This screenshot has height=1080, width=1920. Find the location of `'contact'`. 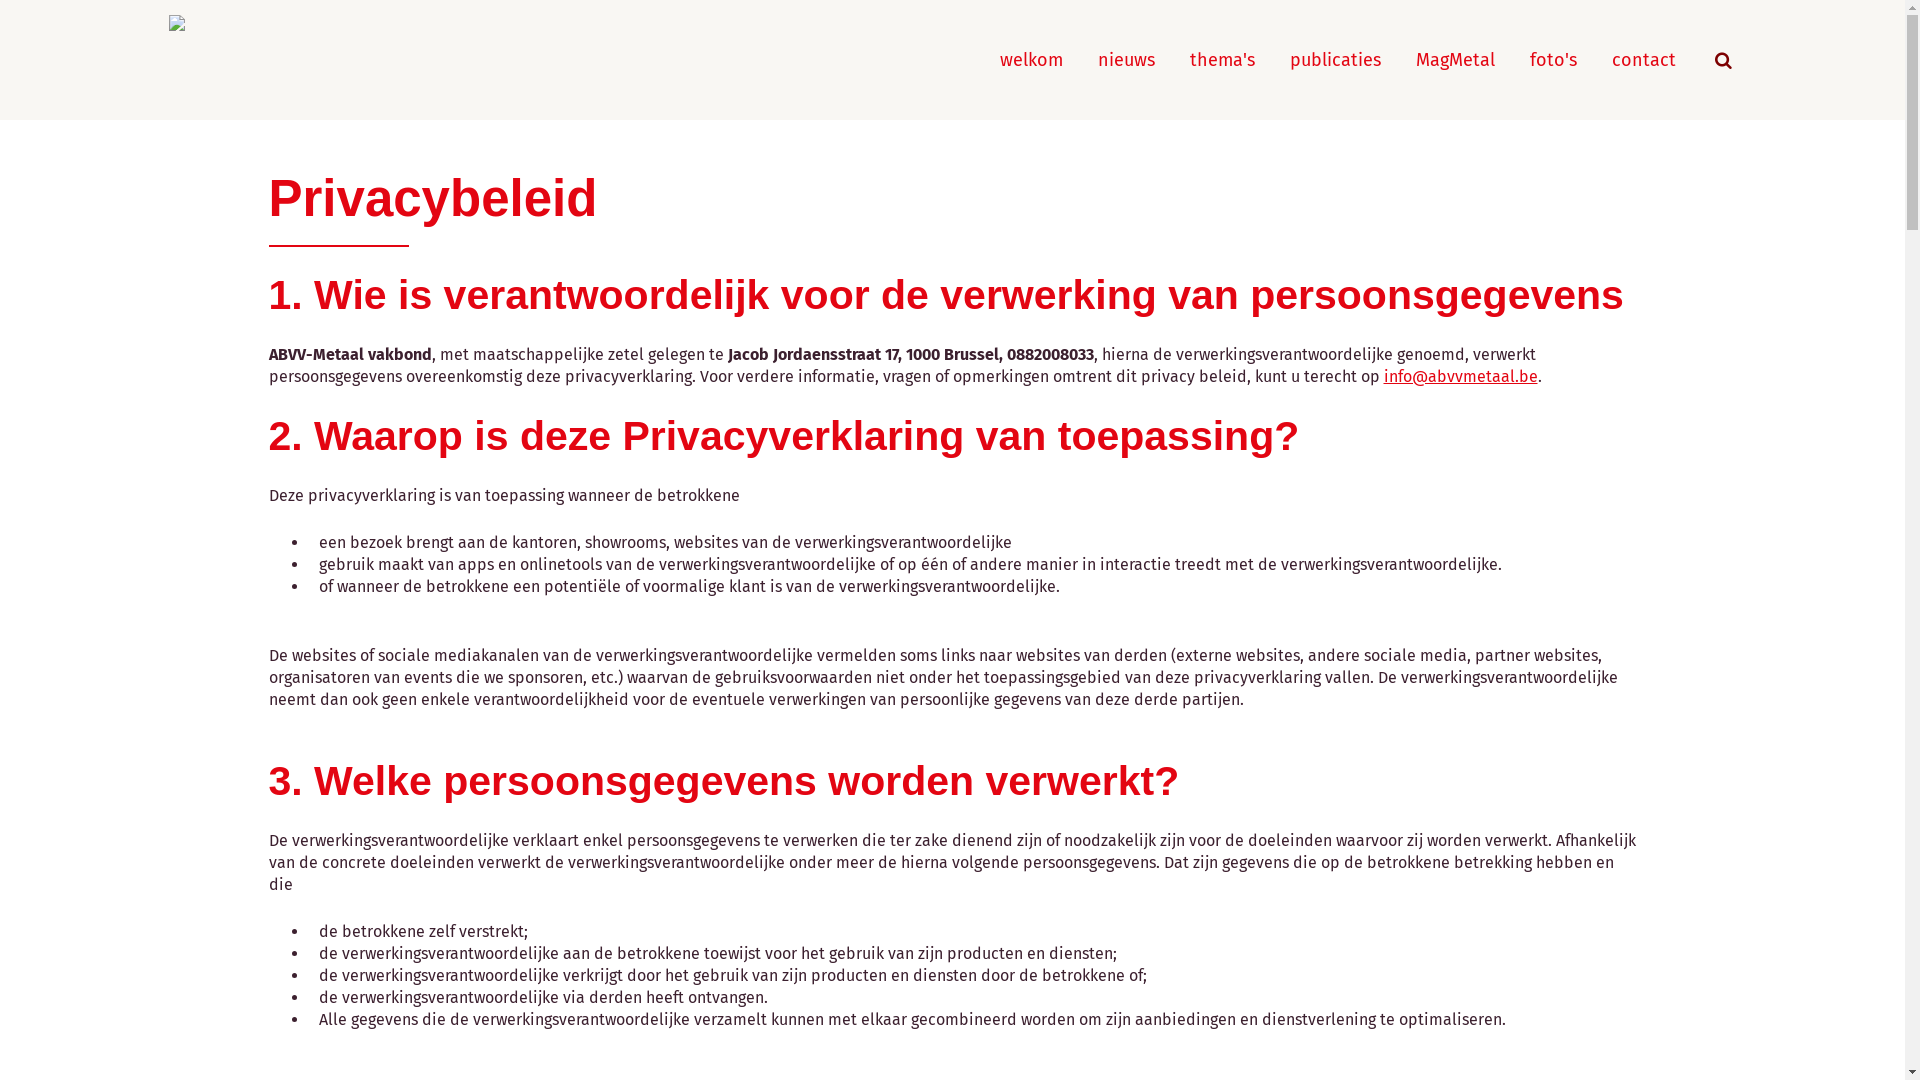

'contact' is located at coordinates (1643, 59).